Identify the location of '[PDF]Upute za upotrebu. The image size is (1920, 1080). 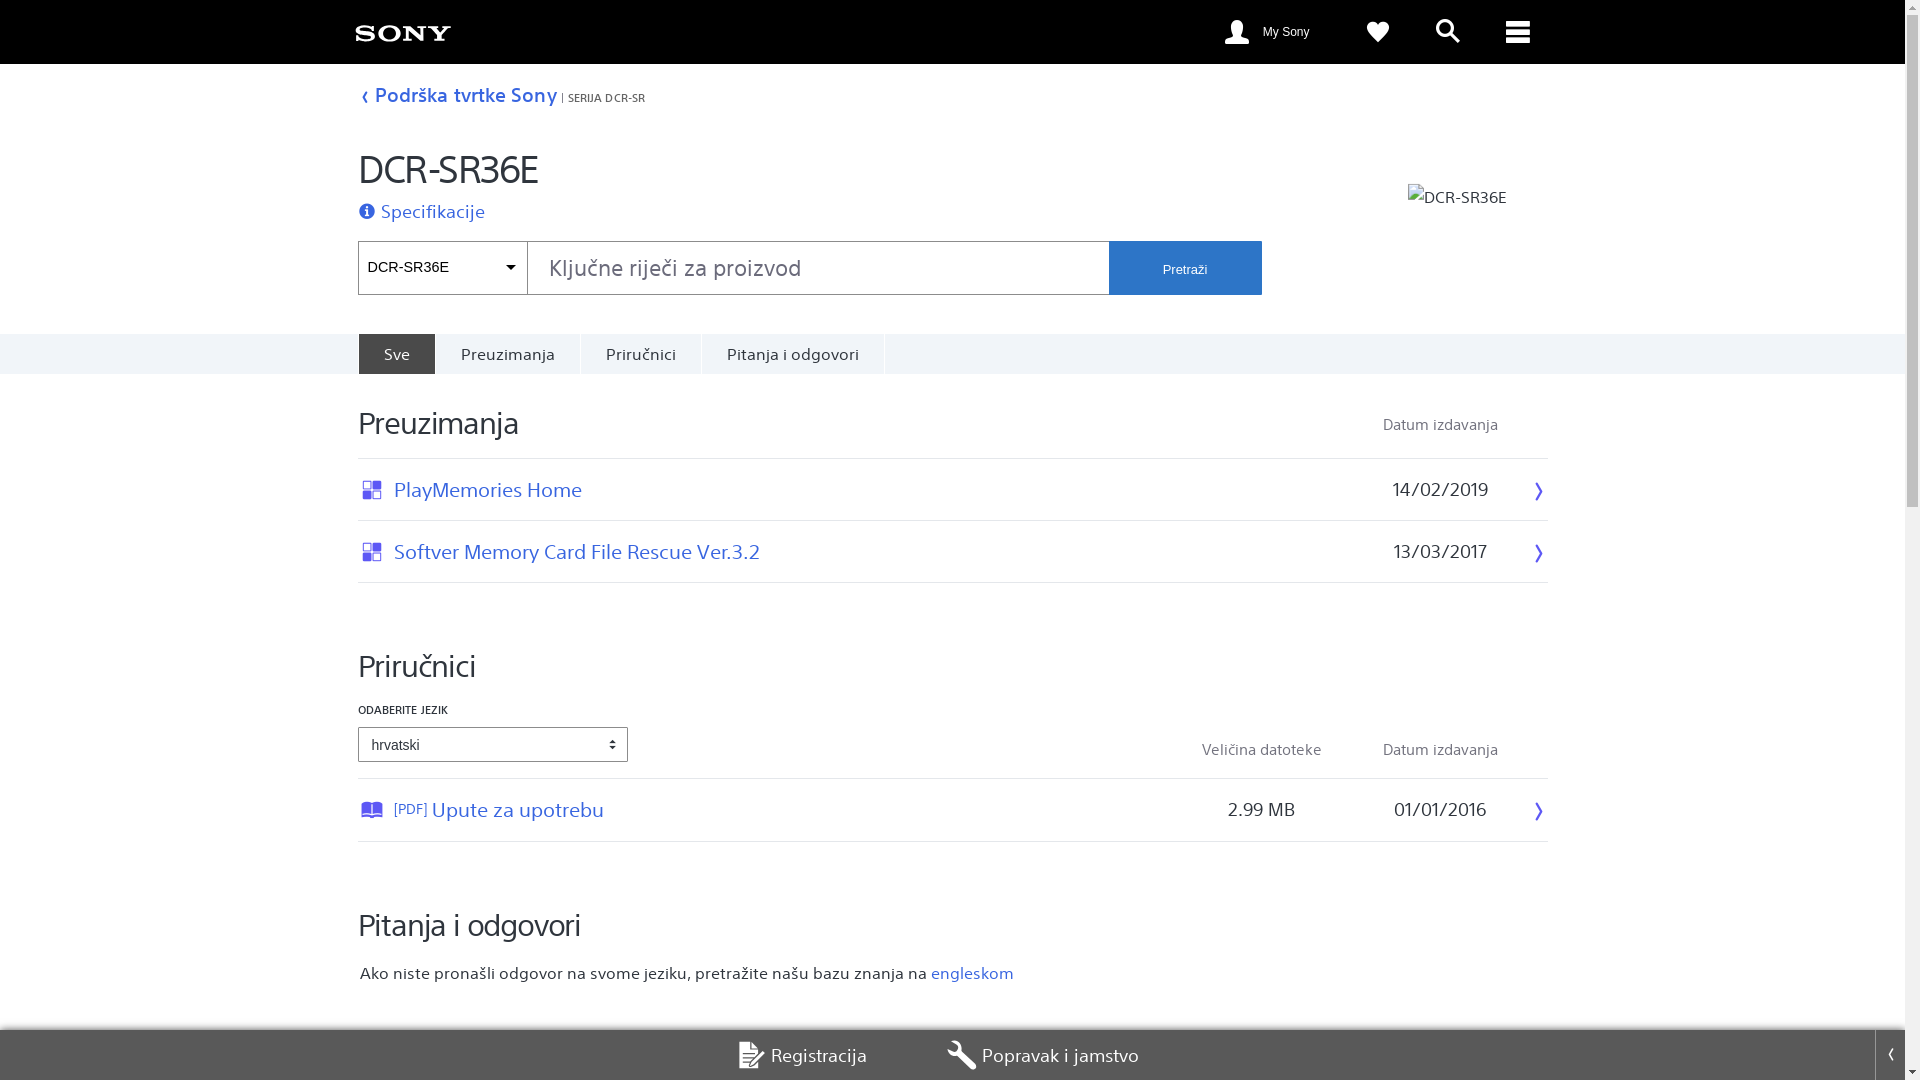
(776, 808).